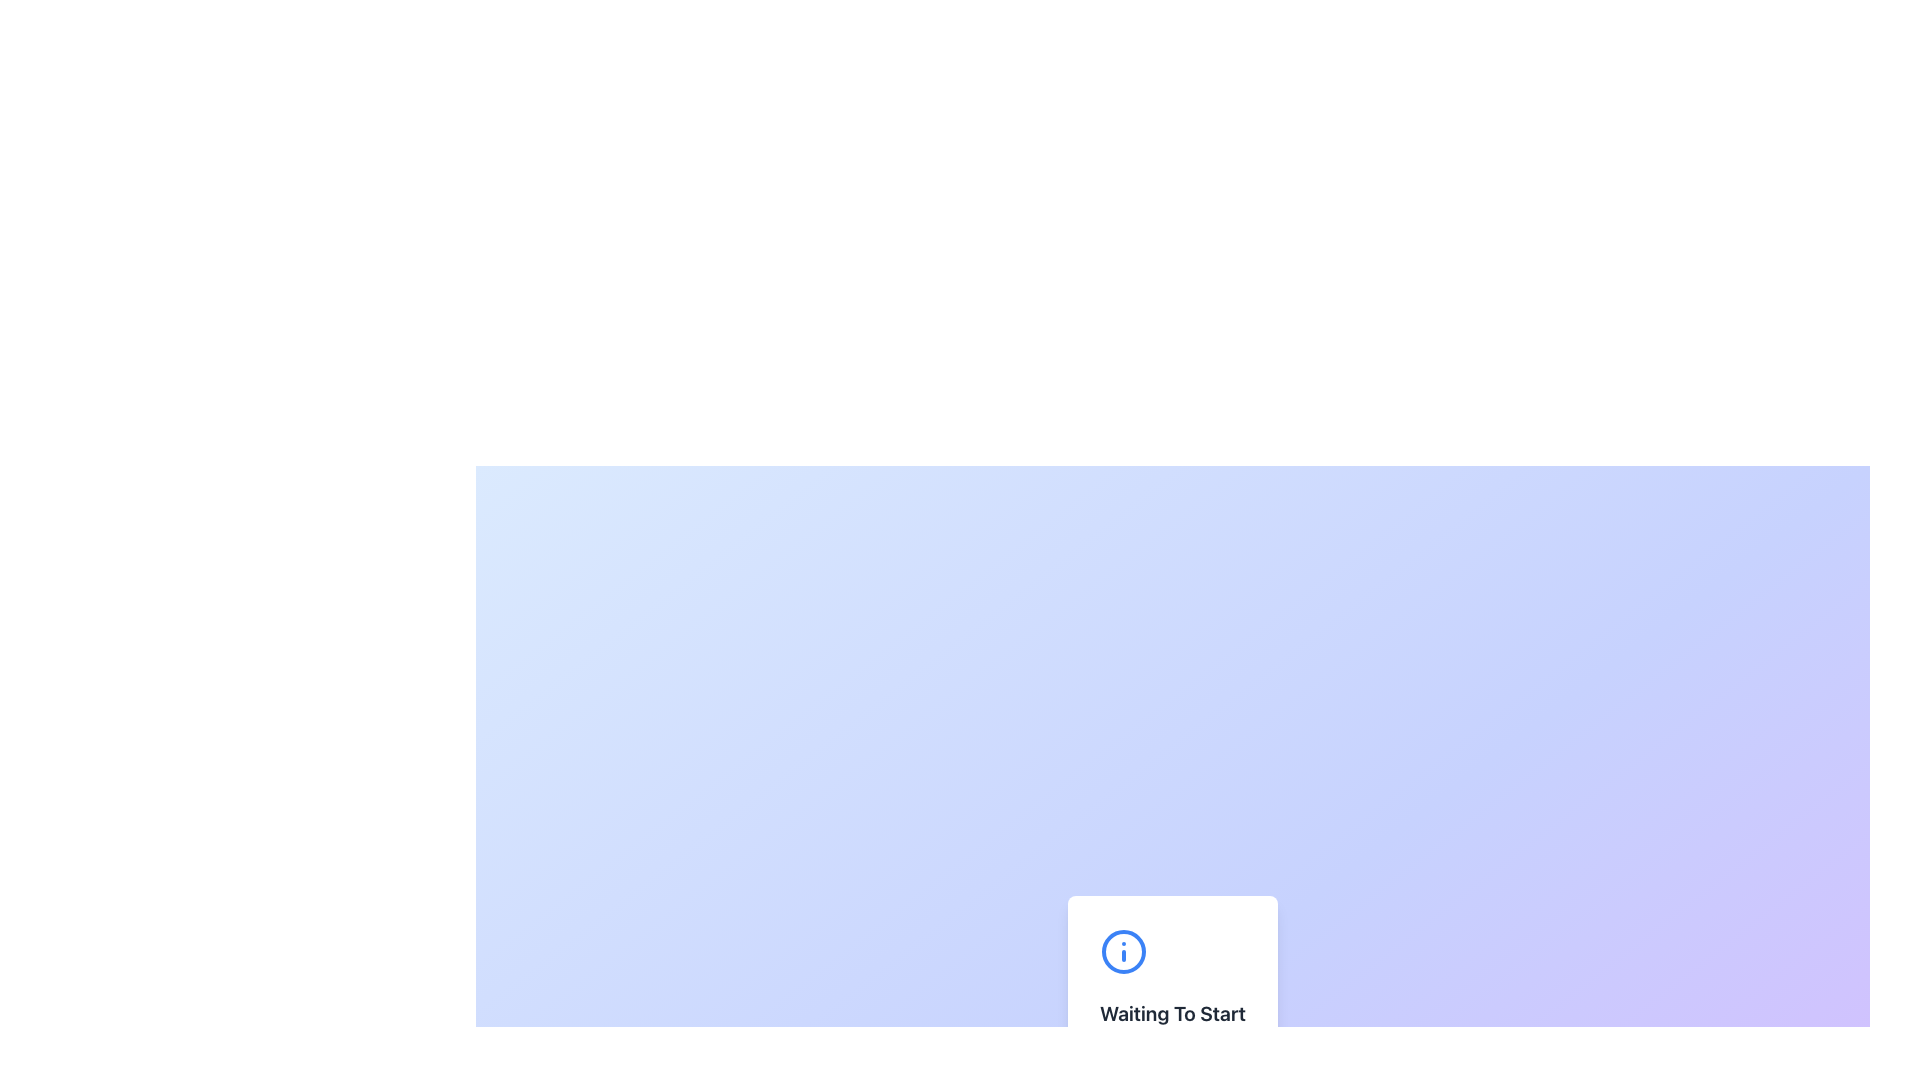 This screenshot has width=1920, height=1080. Describe the element at coordinates (1172, 1014) in the screenshot. I see `the static text element that indicates a status or process stage, located below an informational icon and above the 'Start Process' button` at that location.